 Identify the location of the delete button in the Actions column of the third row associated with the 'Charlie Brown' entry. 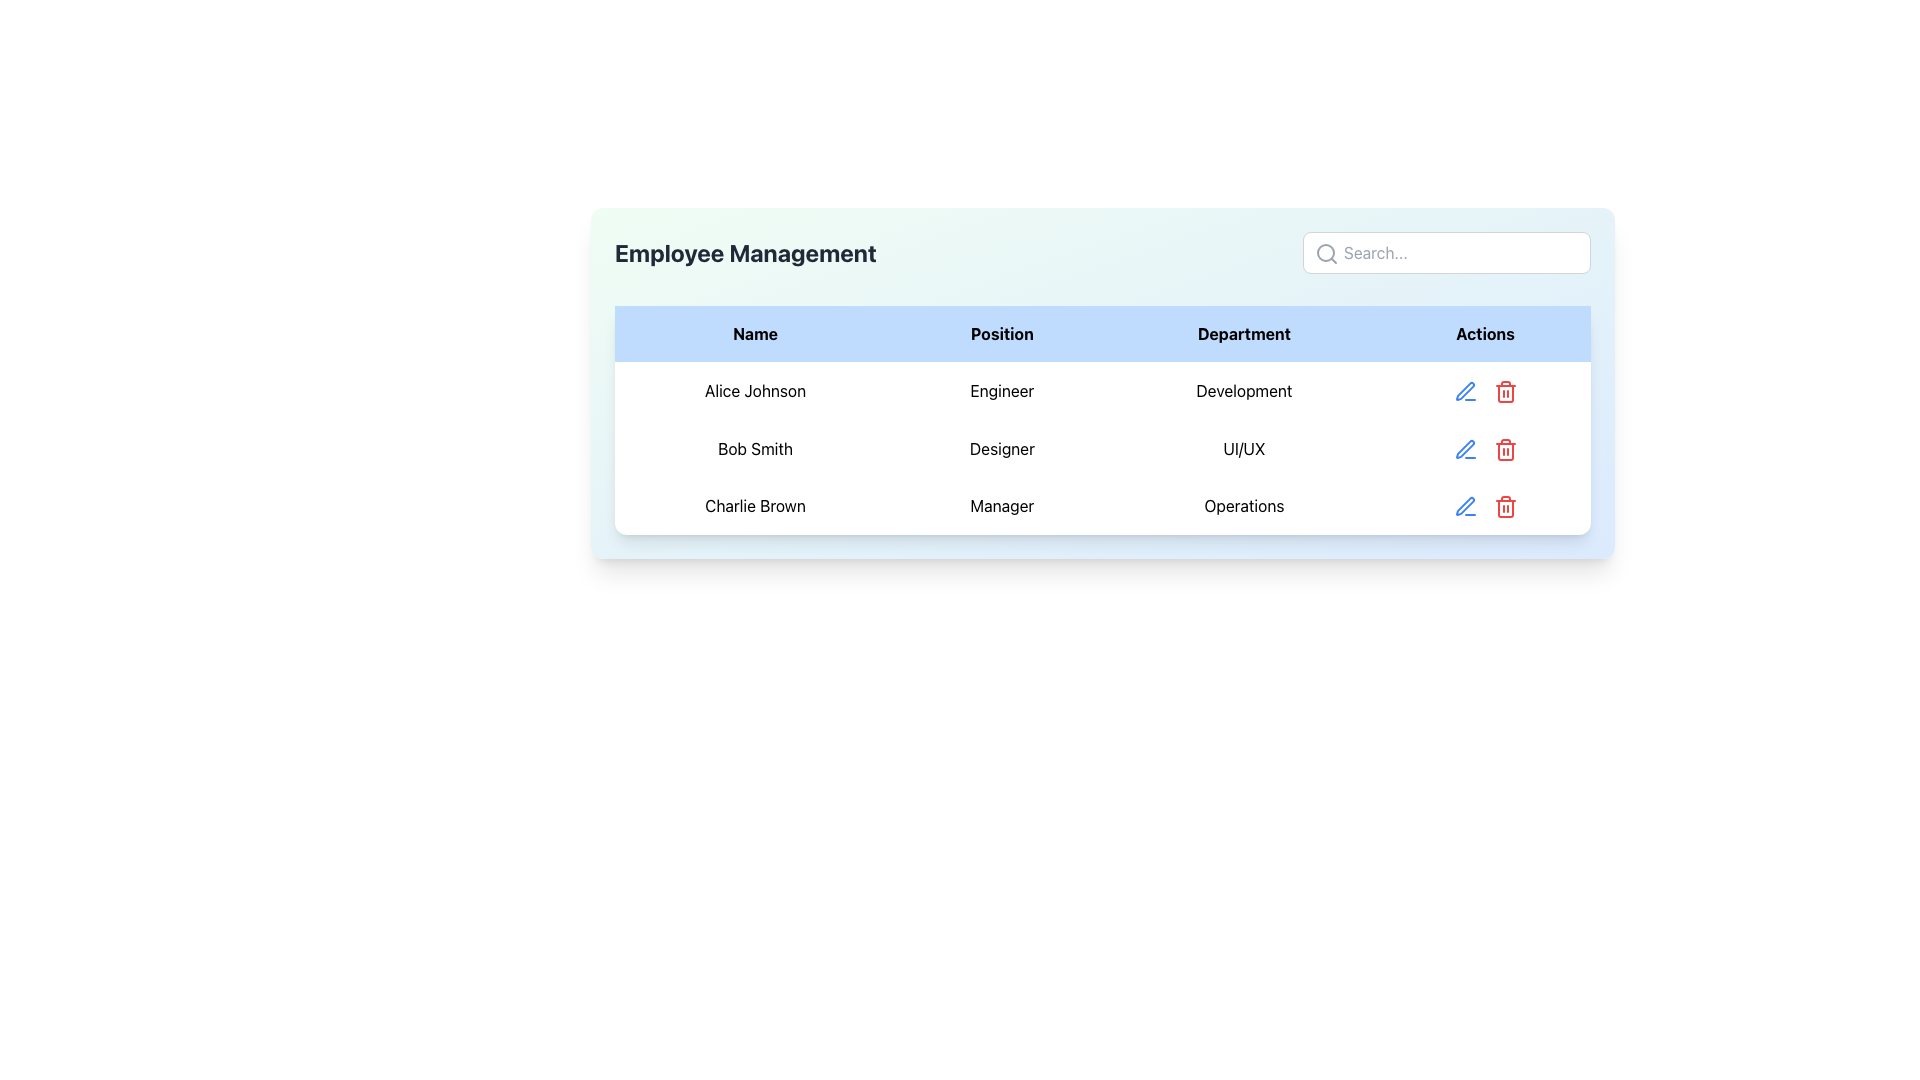
(1505, 451).